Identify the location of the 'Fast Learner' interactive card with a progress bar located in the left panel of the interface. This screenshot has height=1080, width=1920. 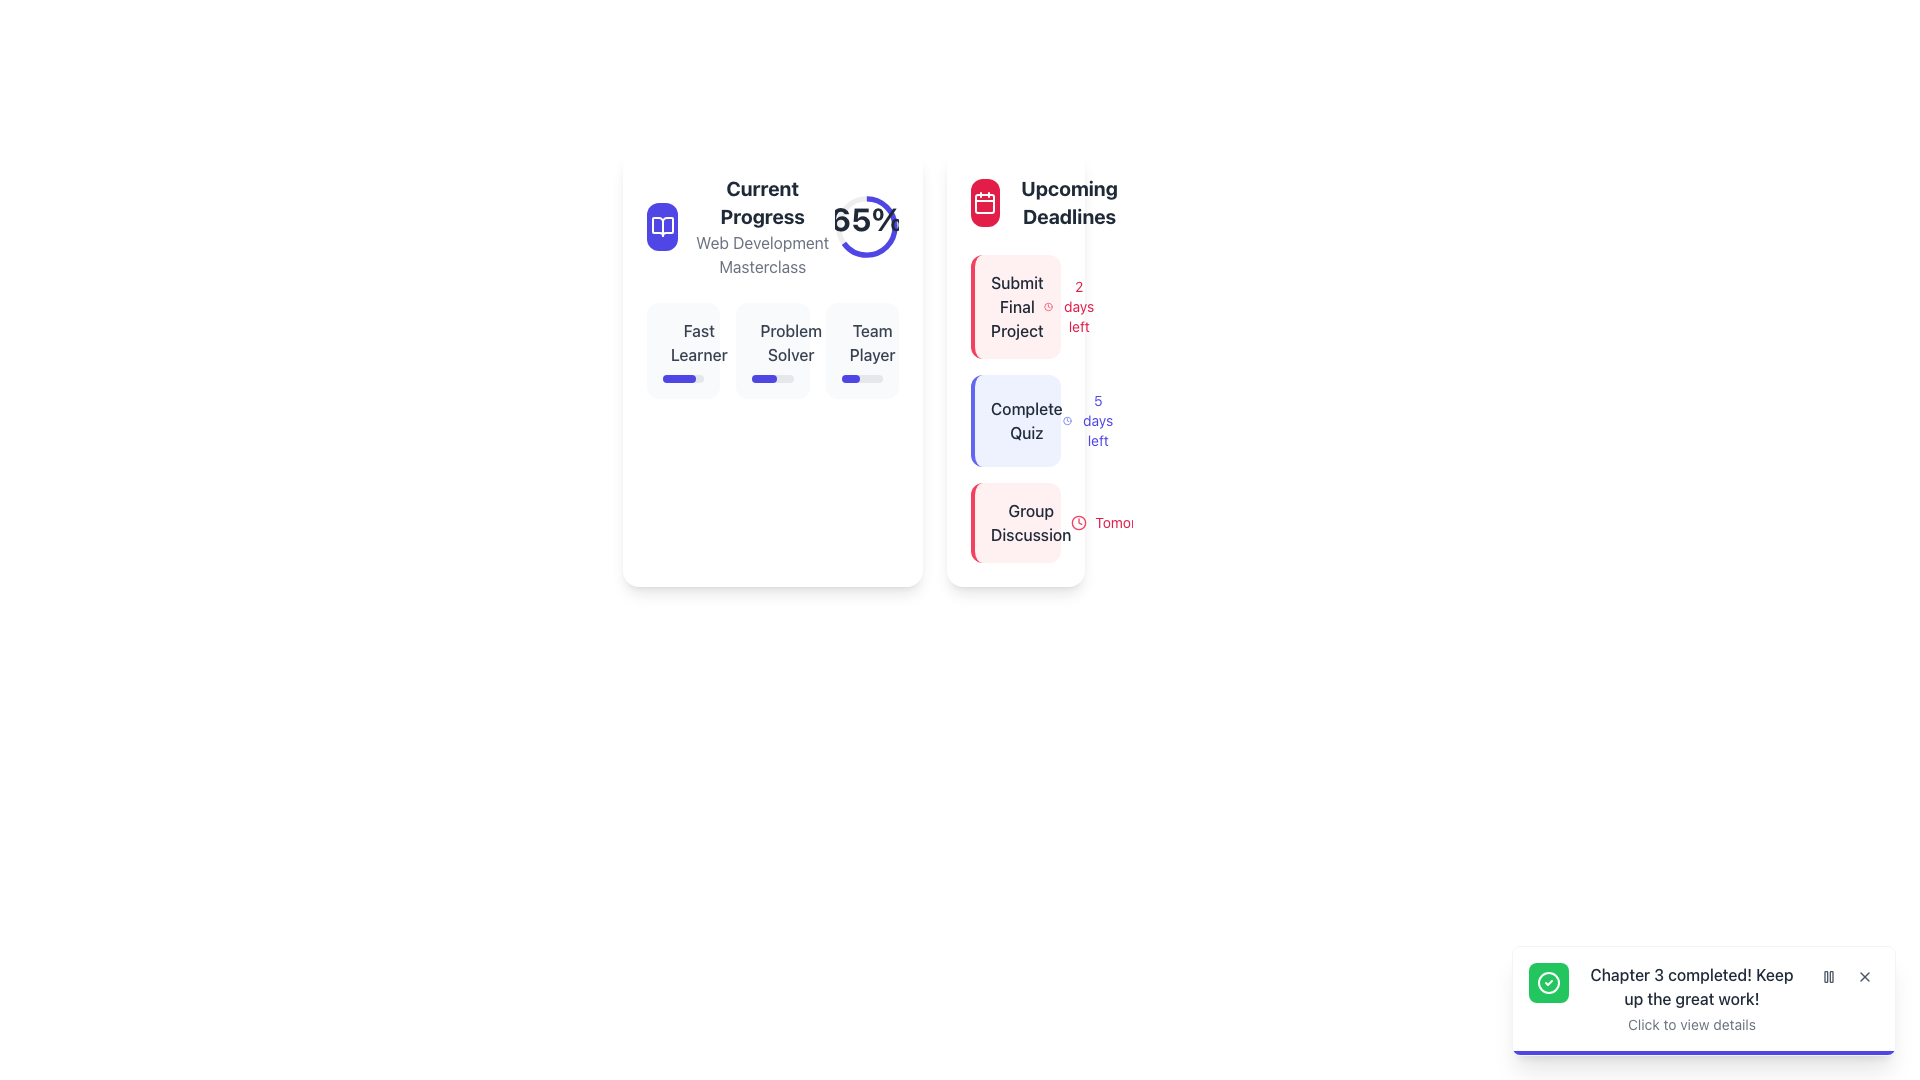
(683, 350).